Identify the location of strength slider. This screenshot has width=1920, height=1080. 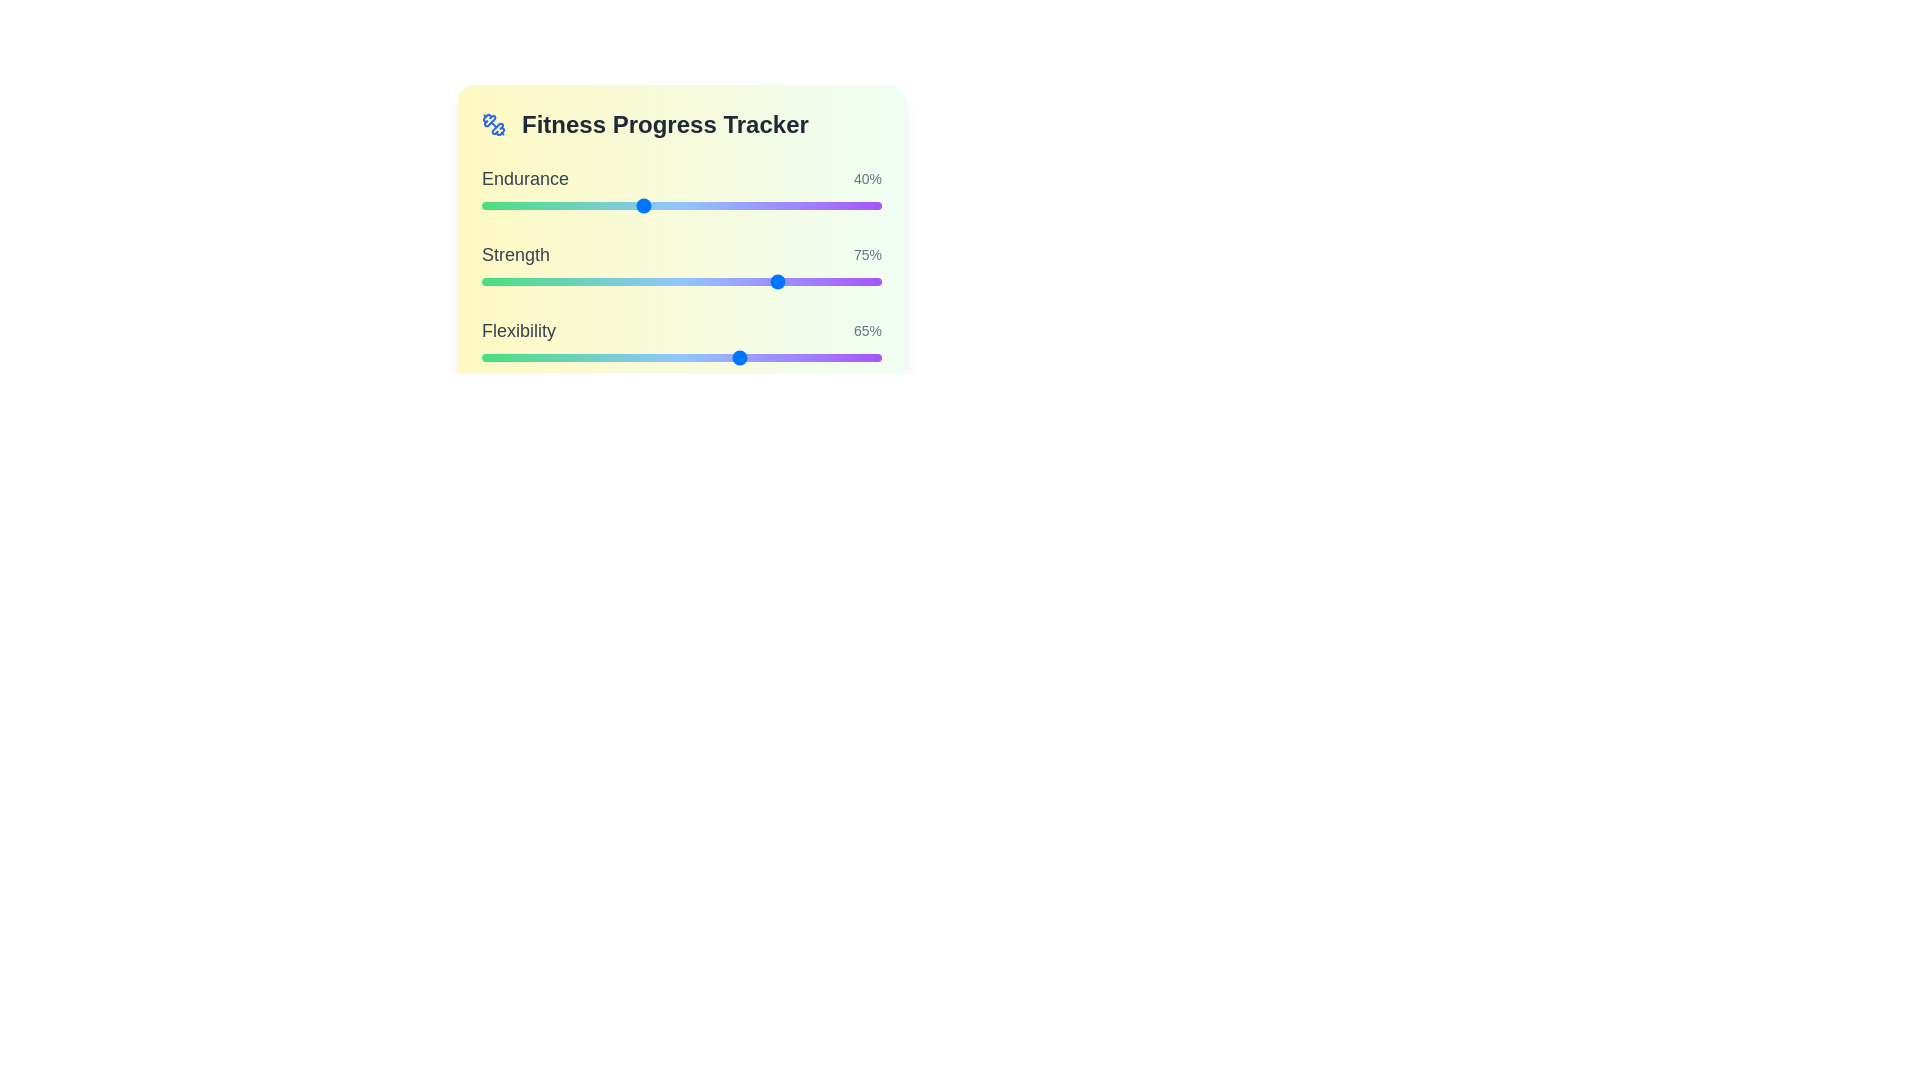
(518, 281).